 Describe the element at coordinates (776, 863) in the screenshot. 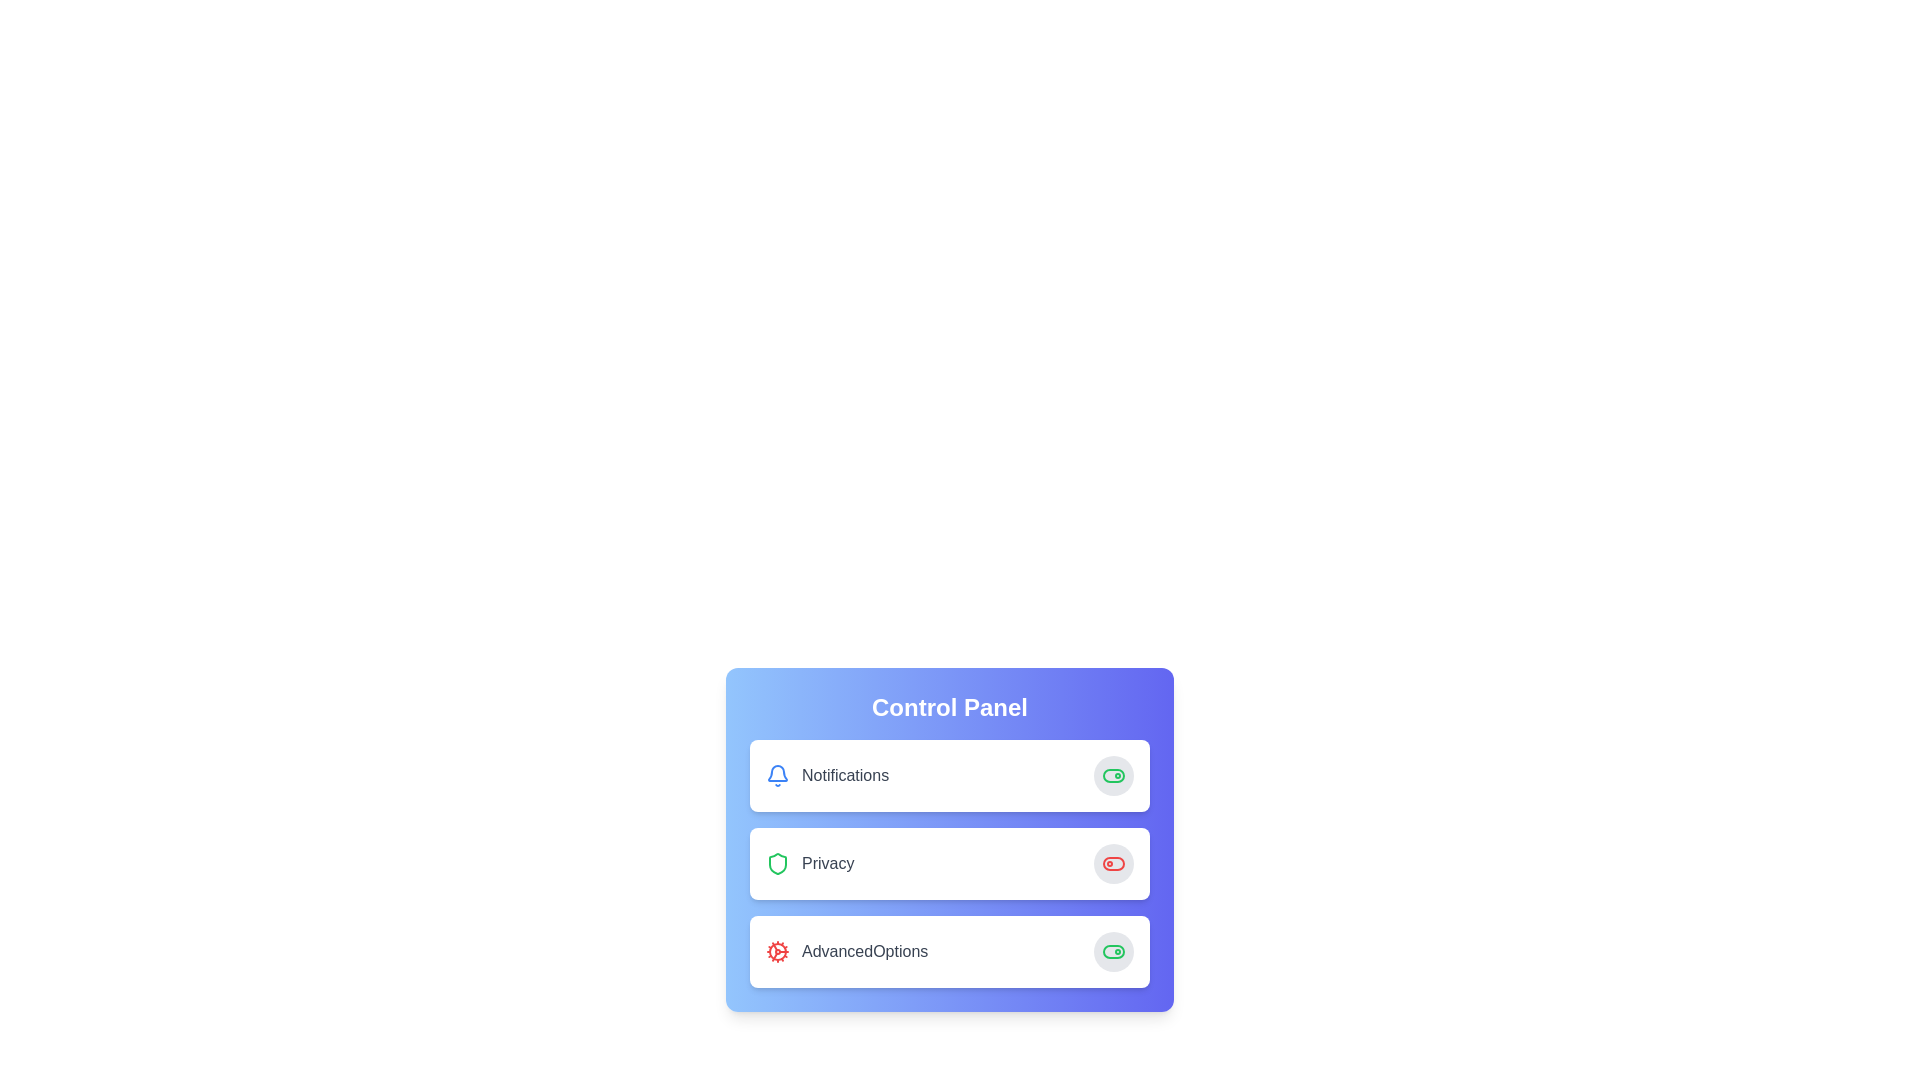

I see `the privacy settings icon located in the 'Privacy' row of the control panel interface, positioned to the left of the text 'Privacy'` at that location.